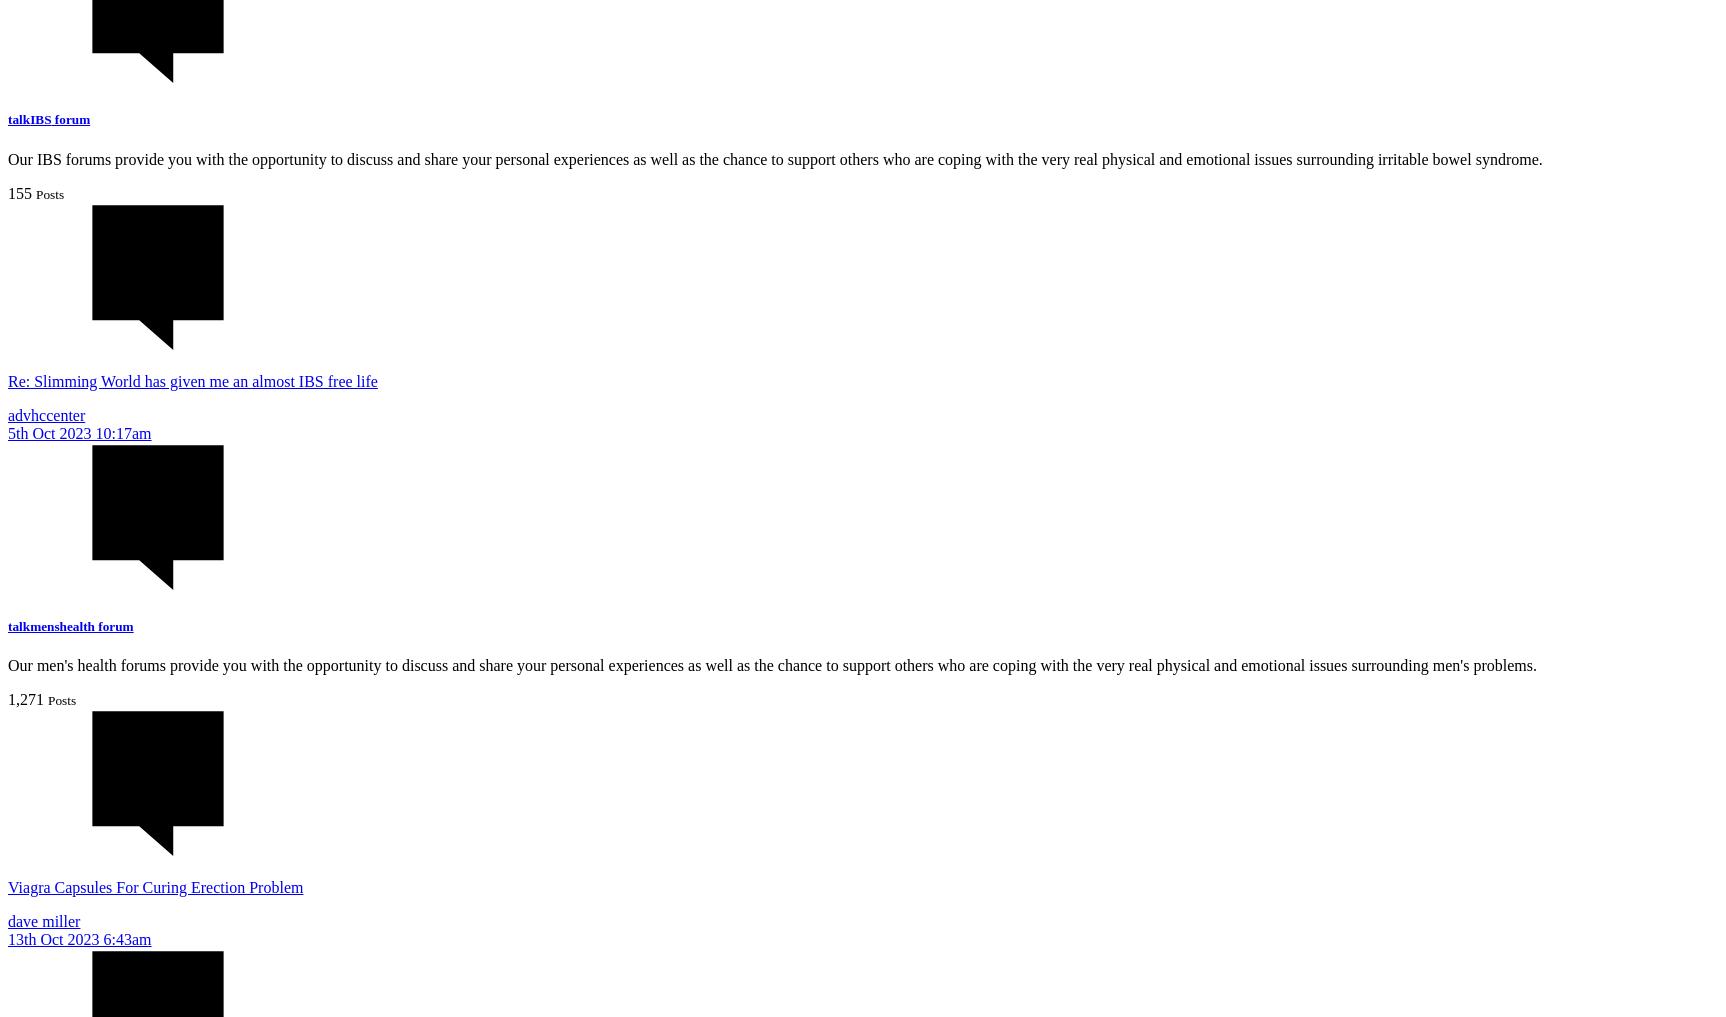  Describe the element at coordinates (46, 414) in the screenshot. I see `'advhccenter'` at that location.